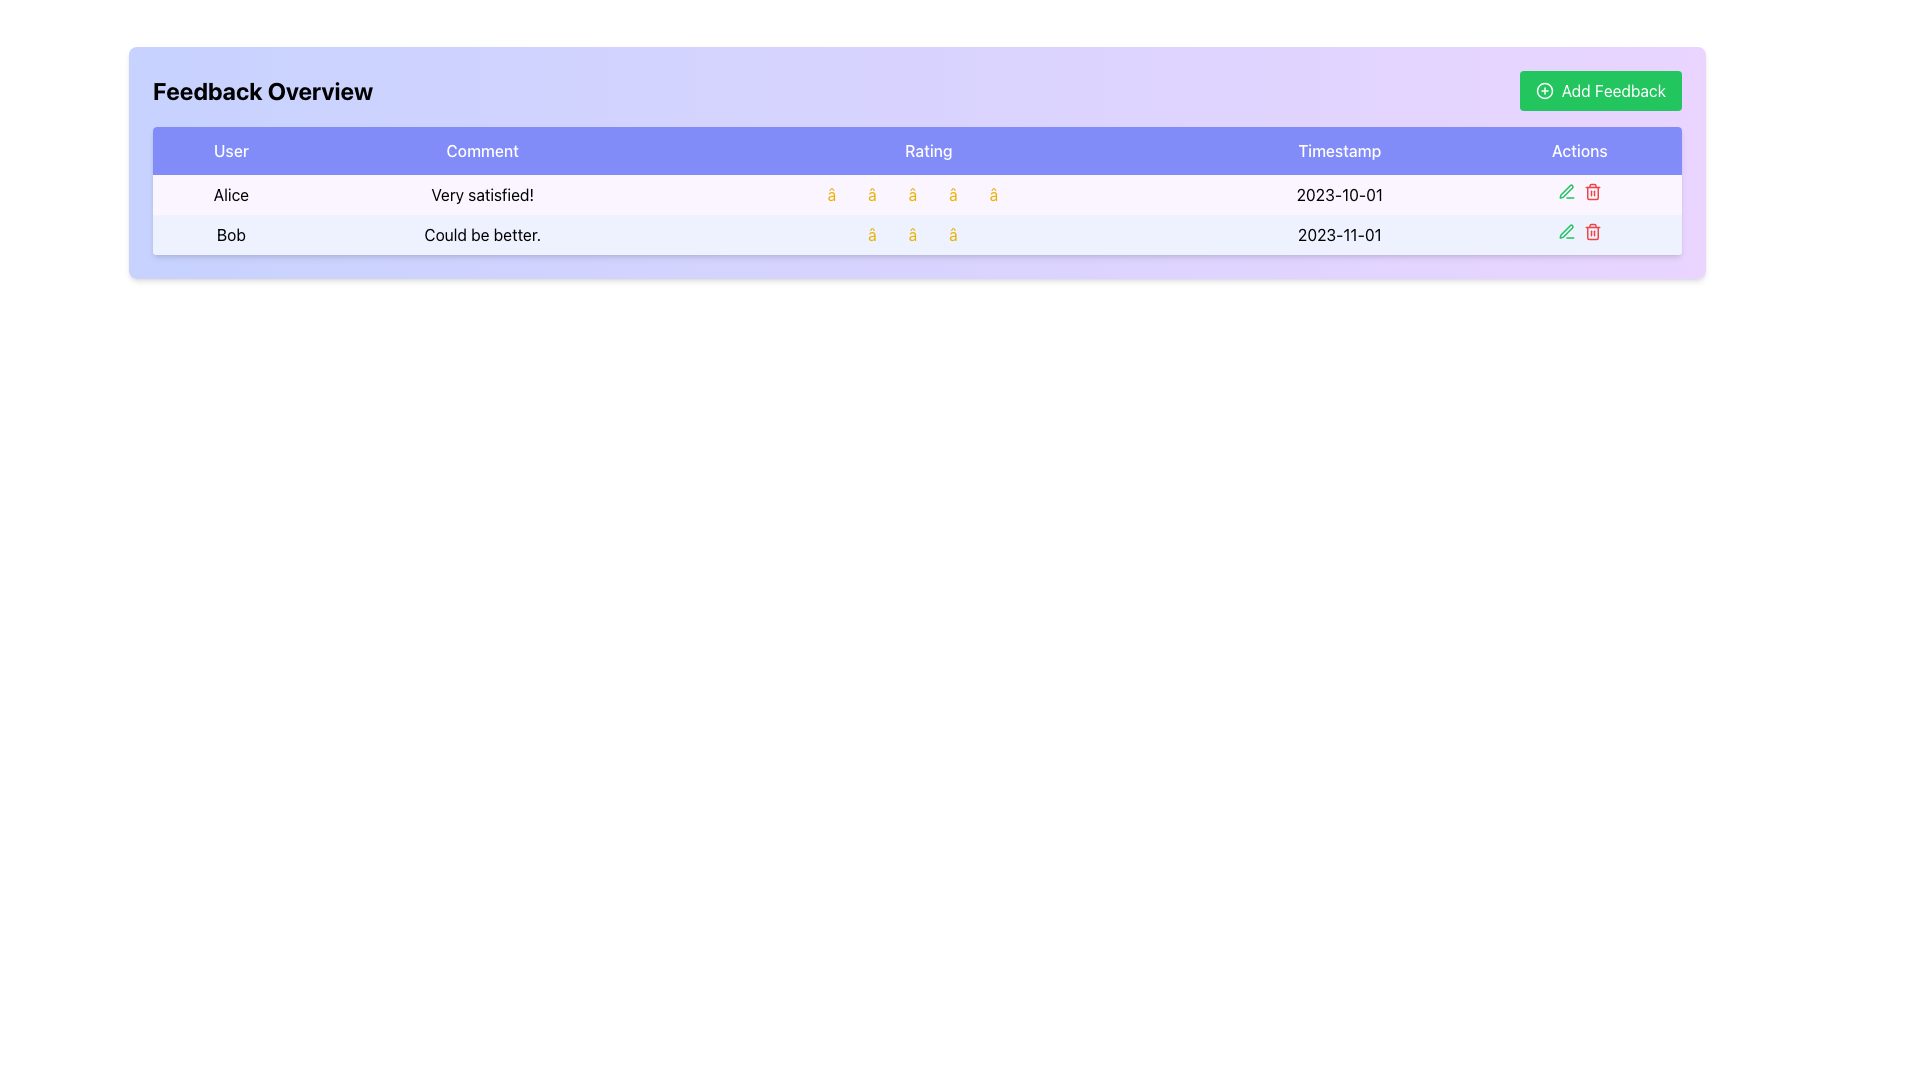 The width and height of the screenshot is (1920, 1080). I want to click on the green pen icon button in the second row of the actions column associated with 'Bob', so click(1565, 230).